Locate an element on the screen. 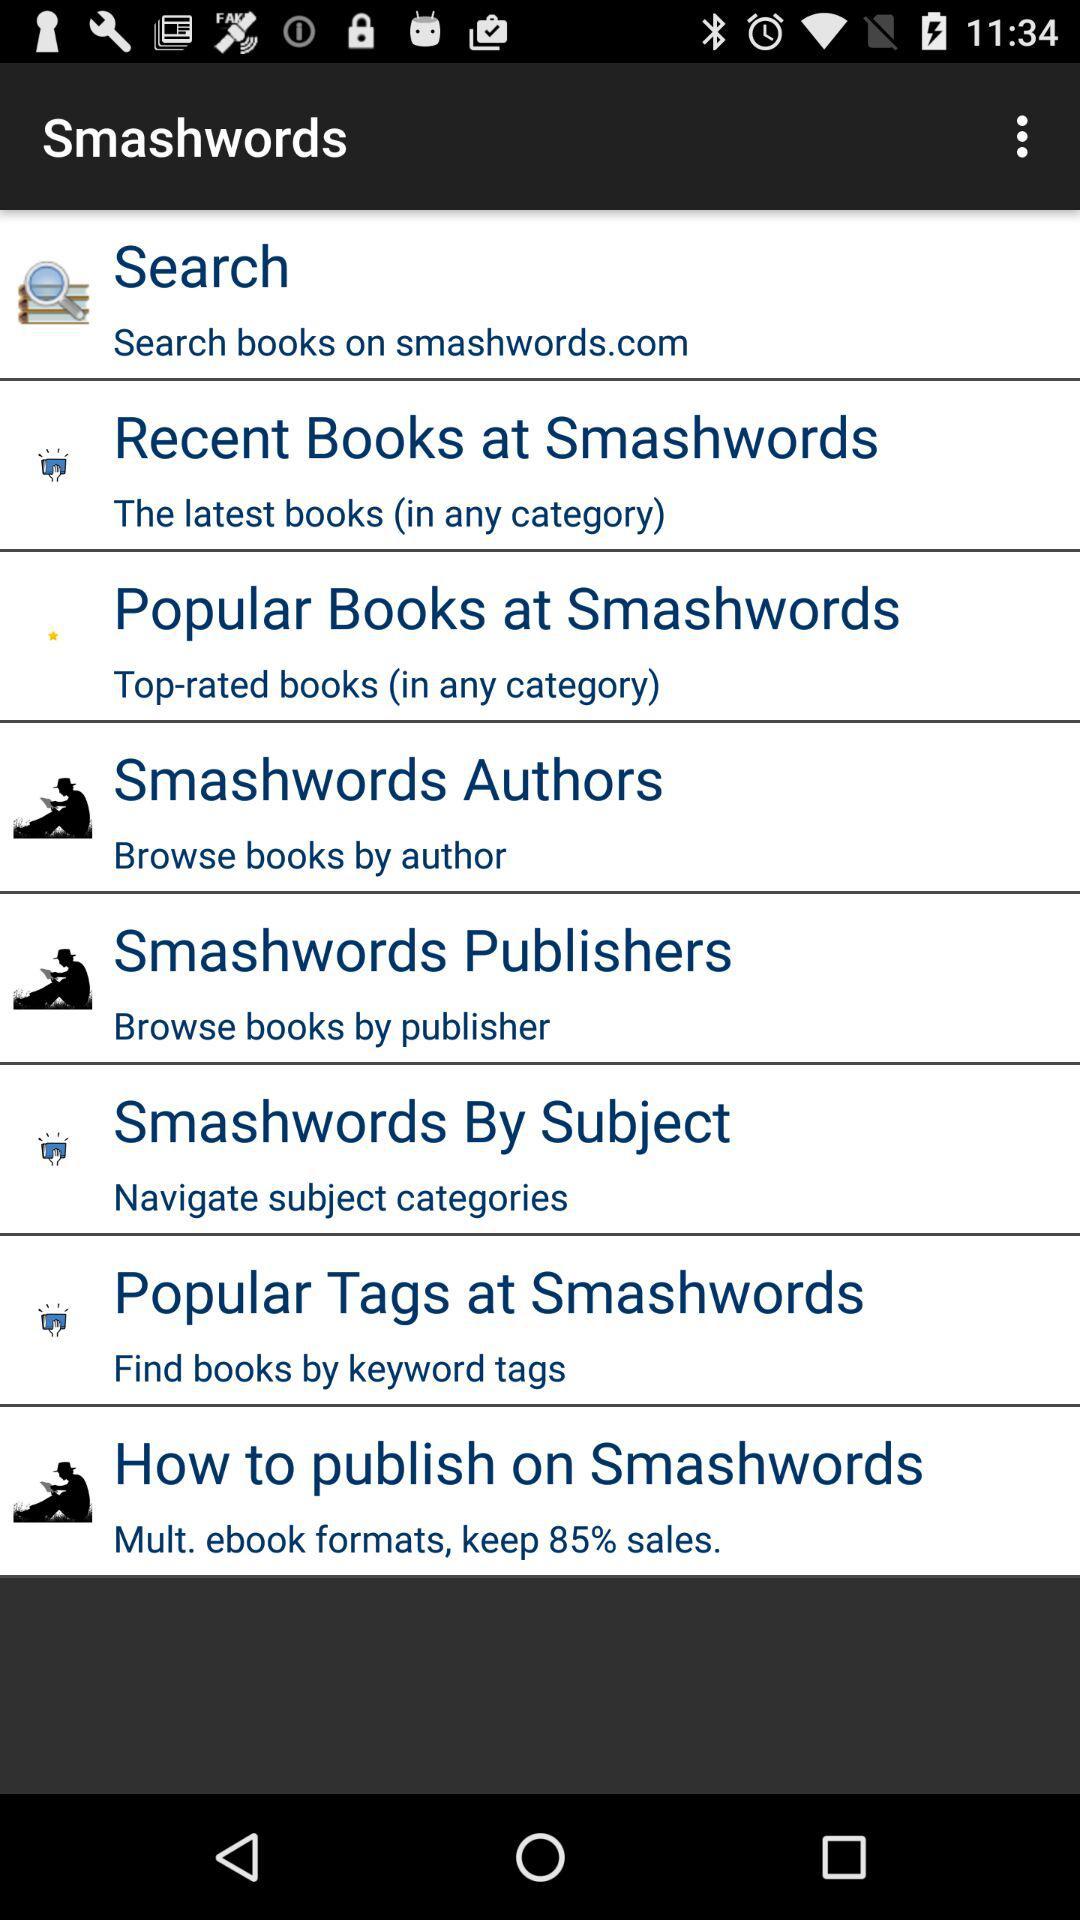  app below recent books at item is located at coordinates (389, 512).